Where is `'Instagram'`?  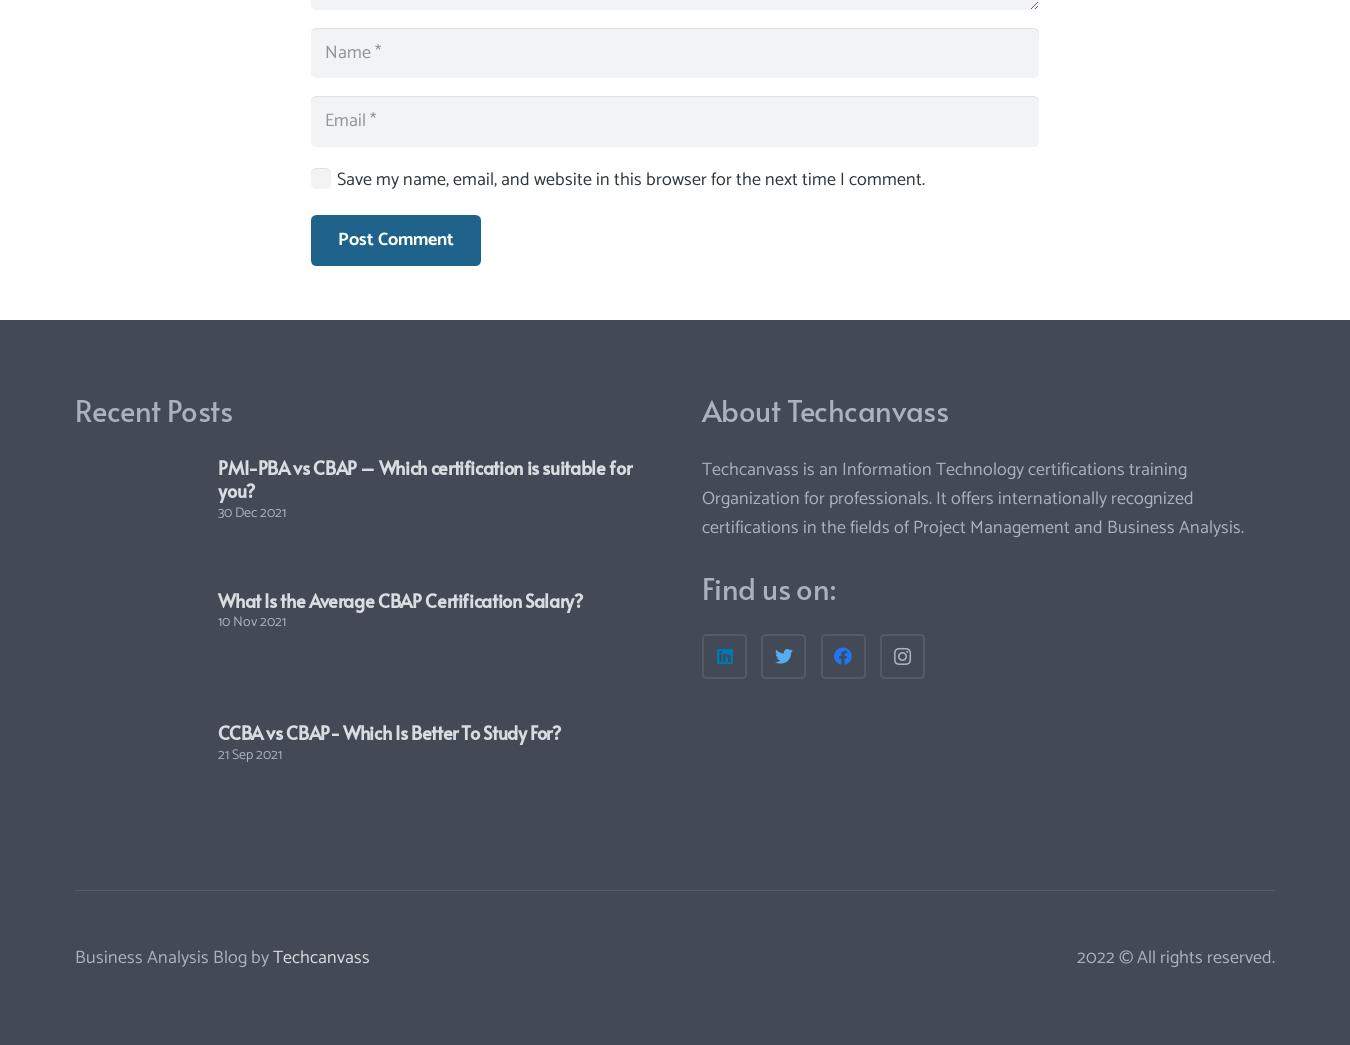
'Instagram' is located at coordinates (900, 580).